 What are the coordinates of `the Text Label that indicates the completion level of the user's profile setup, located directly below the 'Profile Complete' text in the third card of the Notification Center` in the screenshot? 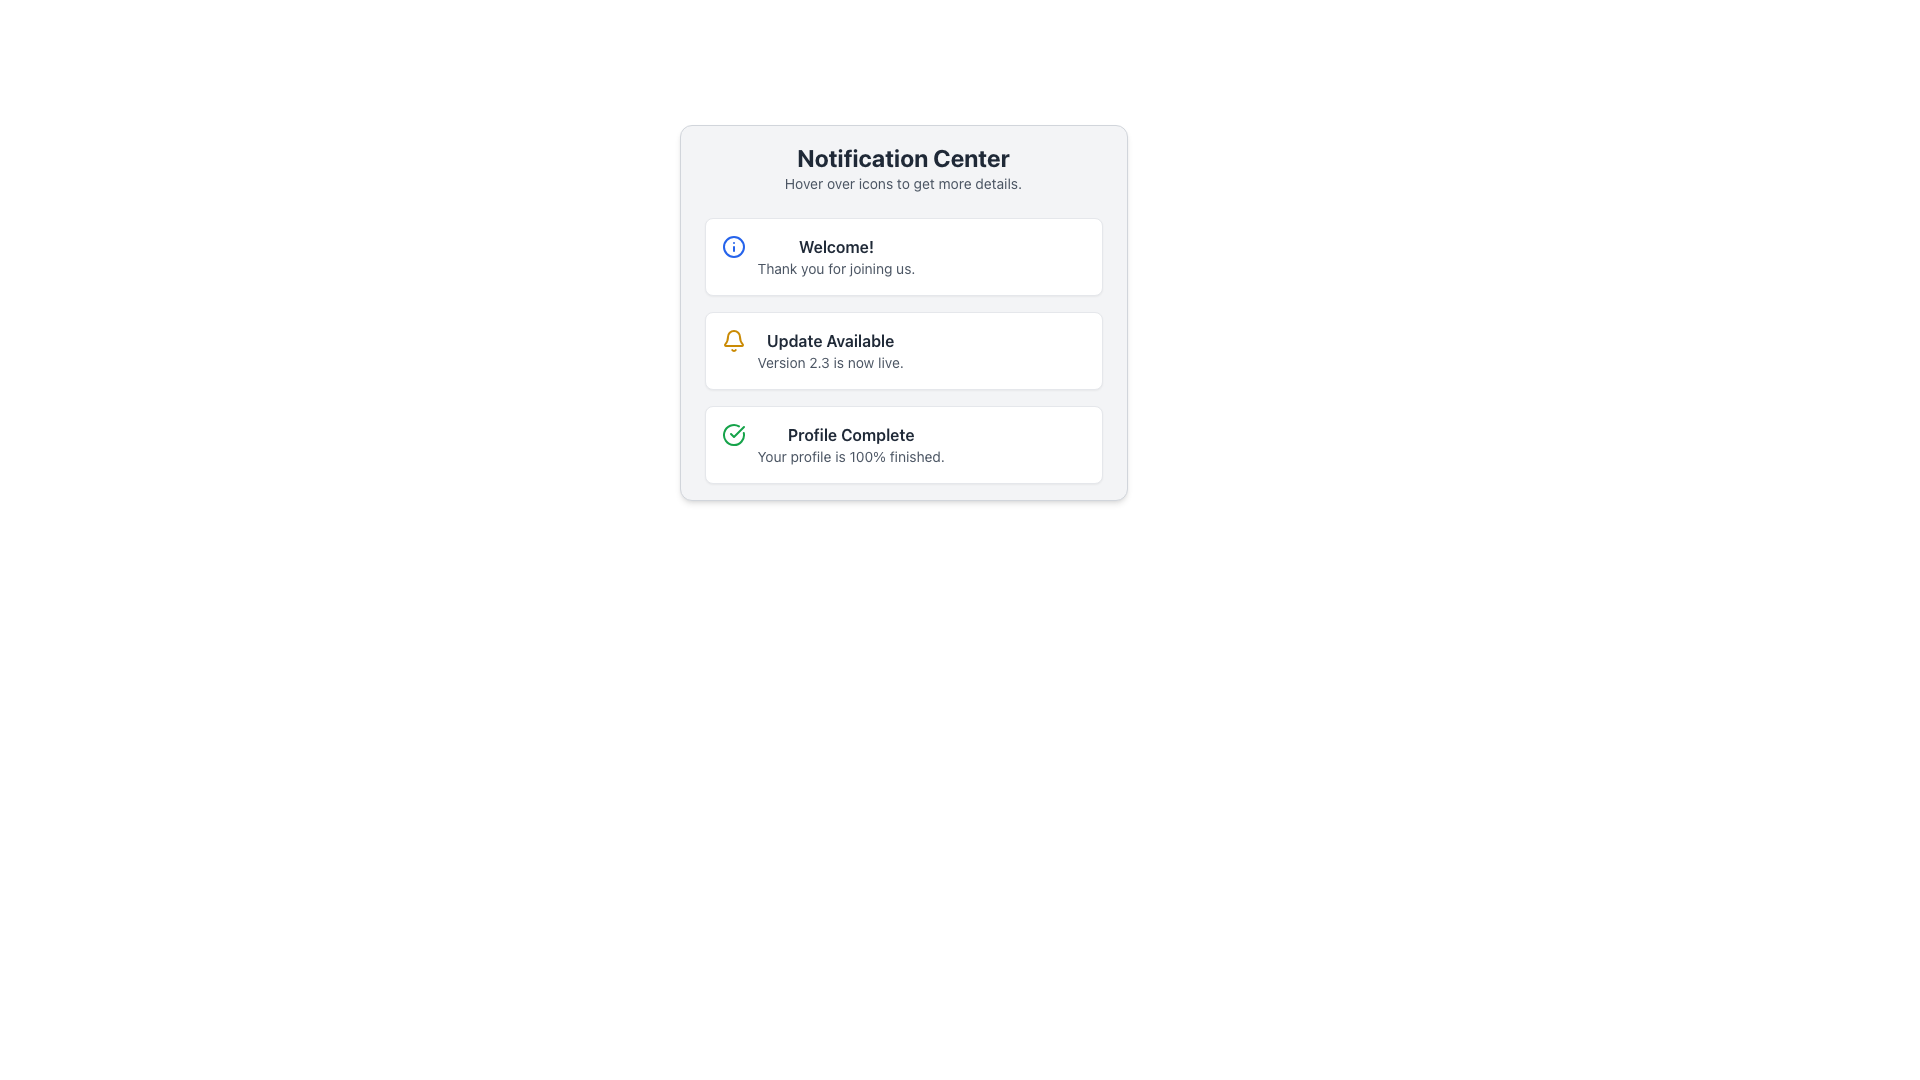 It's located at (851, 456).